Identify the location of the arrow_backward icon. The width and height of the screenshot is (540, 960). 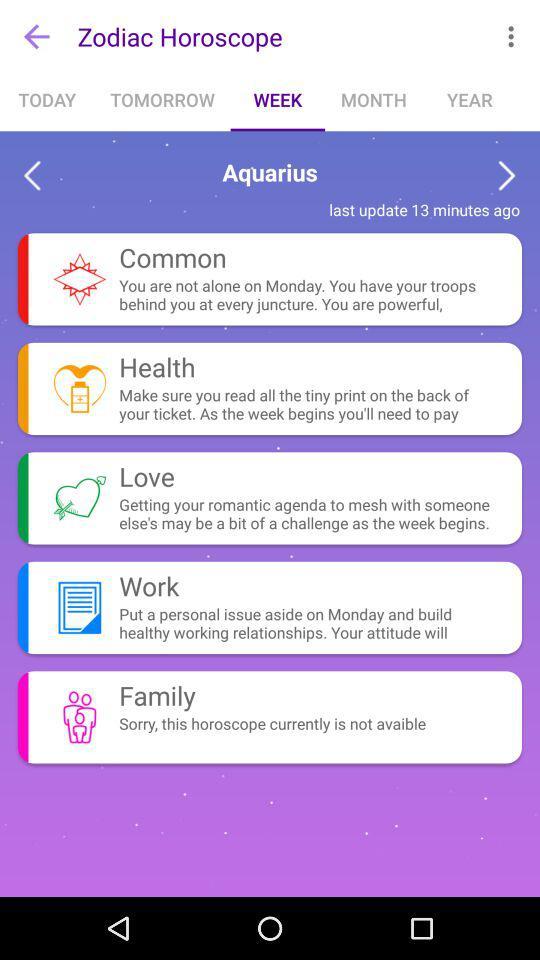
(31, 175).